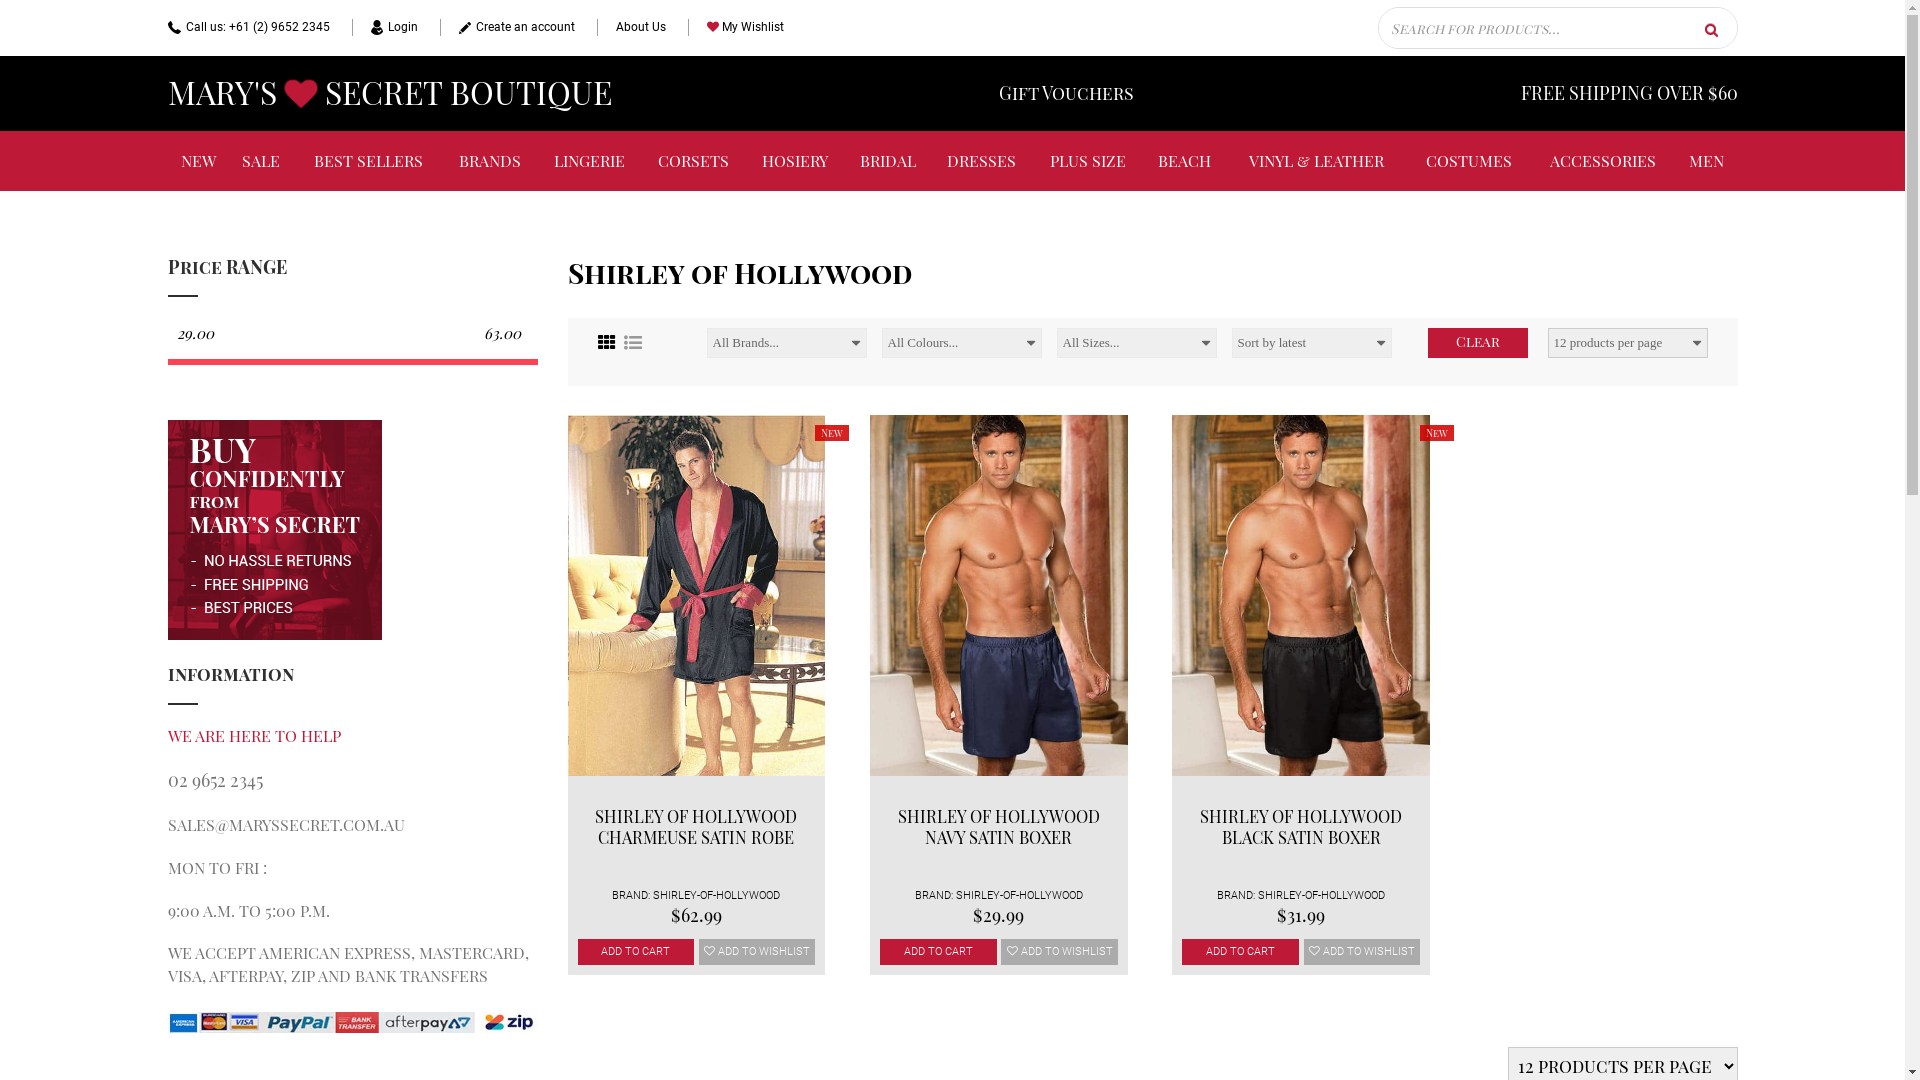  What do you see at coordinates (696, 826) in the screenshot?
I see `'SHIRLEY OF HOLLYWOOD CHARMEUSE SATIN ROBE'` at bounding box center [696, 826].